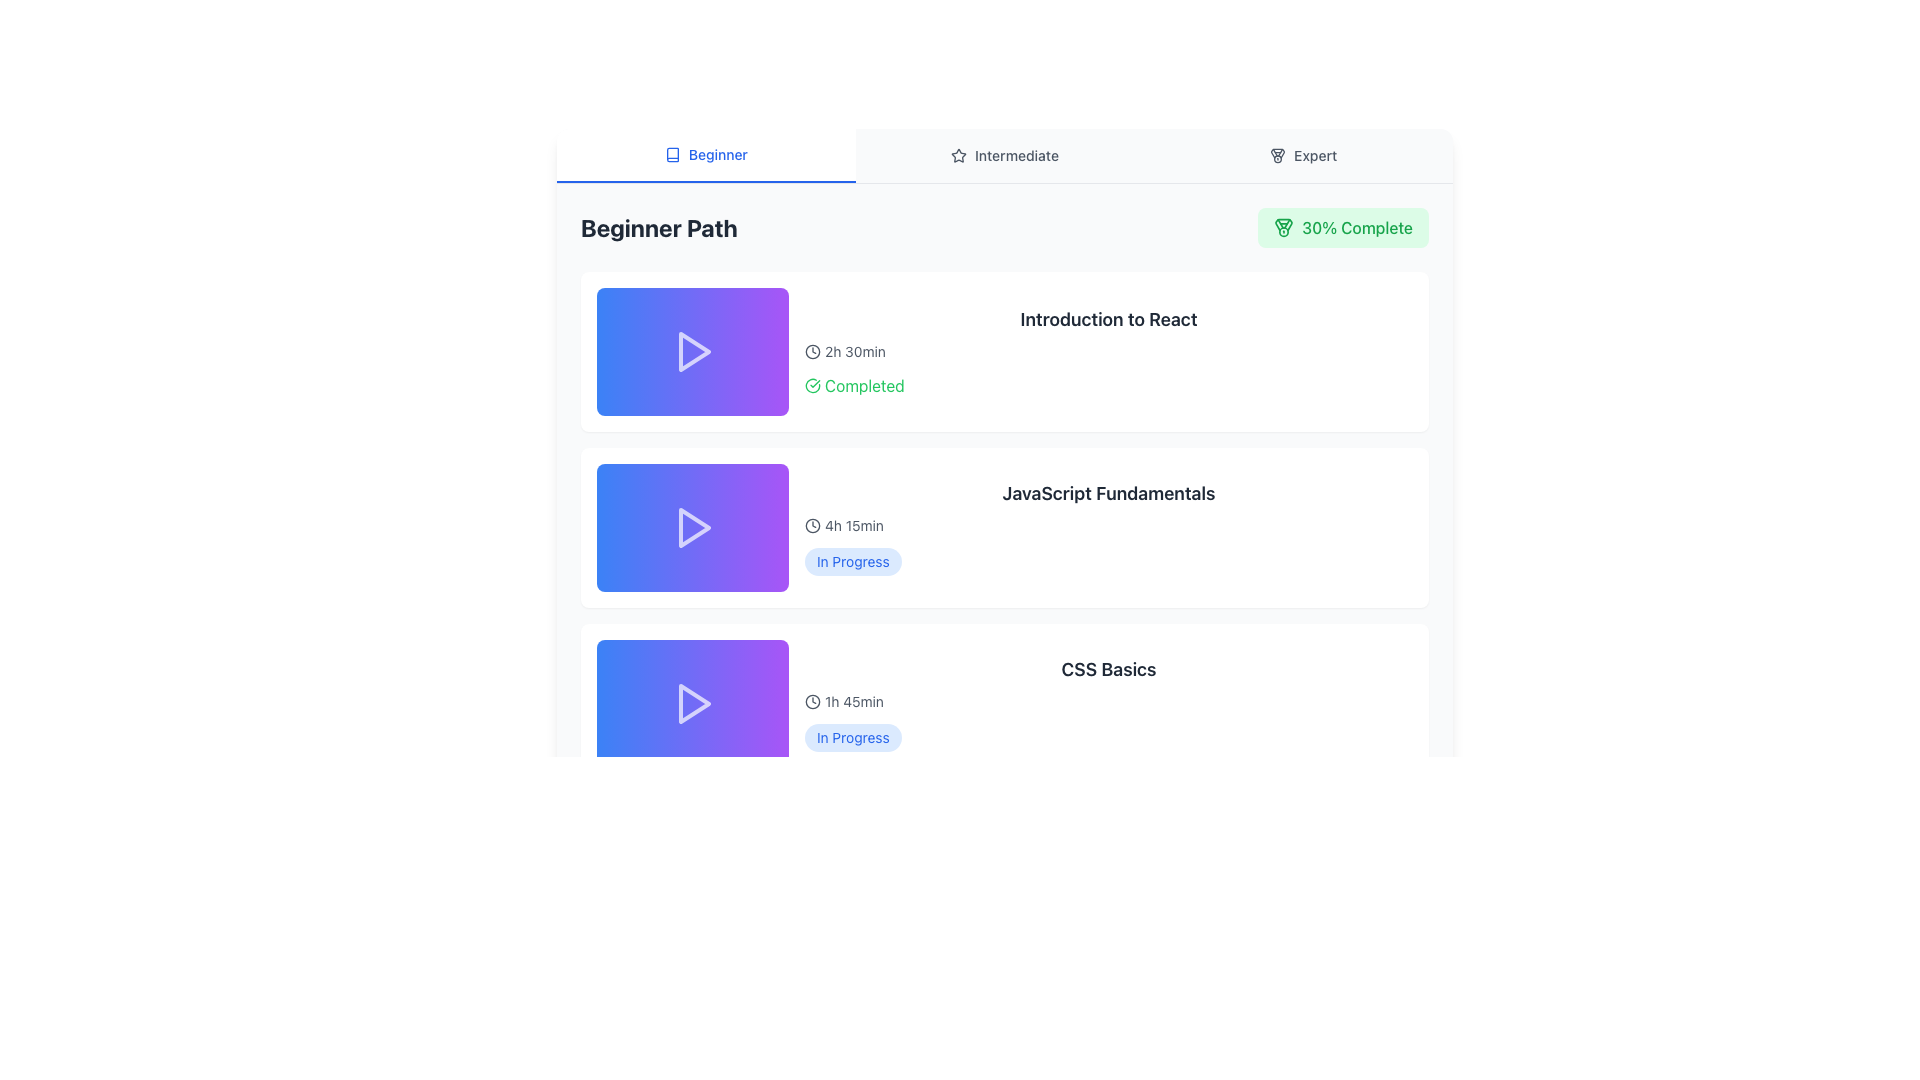 The image size is (1920, 1080). What do you see at coordinates (958, 154) in the screenshot?
I see `the star-shaped icon located in the top-central navigation bar, immediately before the text 'Intermediate'` at bounding box center [958, 154].